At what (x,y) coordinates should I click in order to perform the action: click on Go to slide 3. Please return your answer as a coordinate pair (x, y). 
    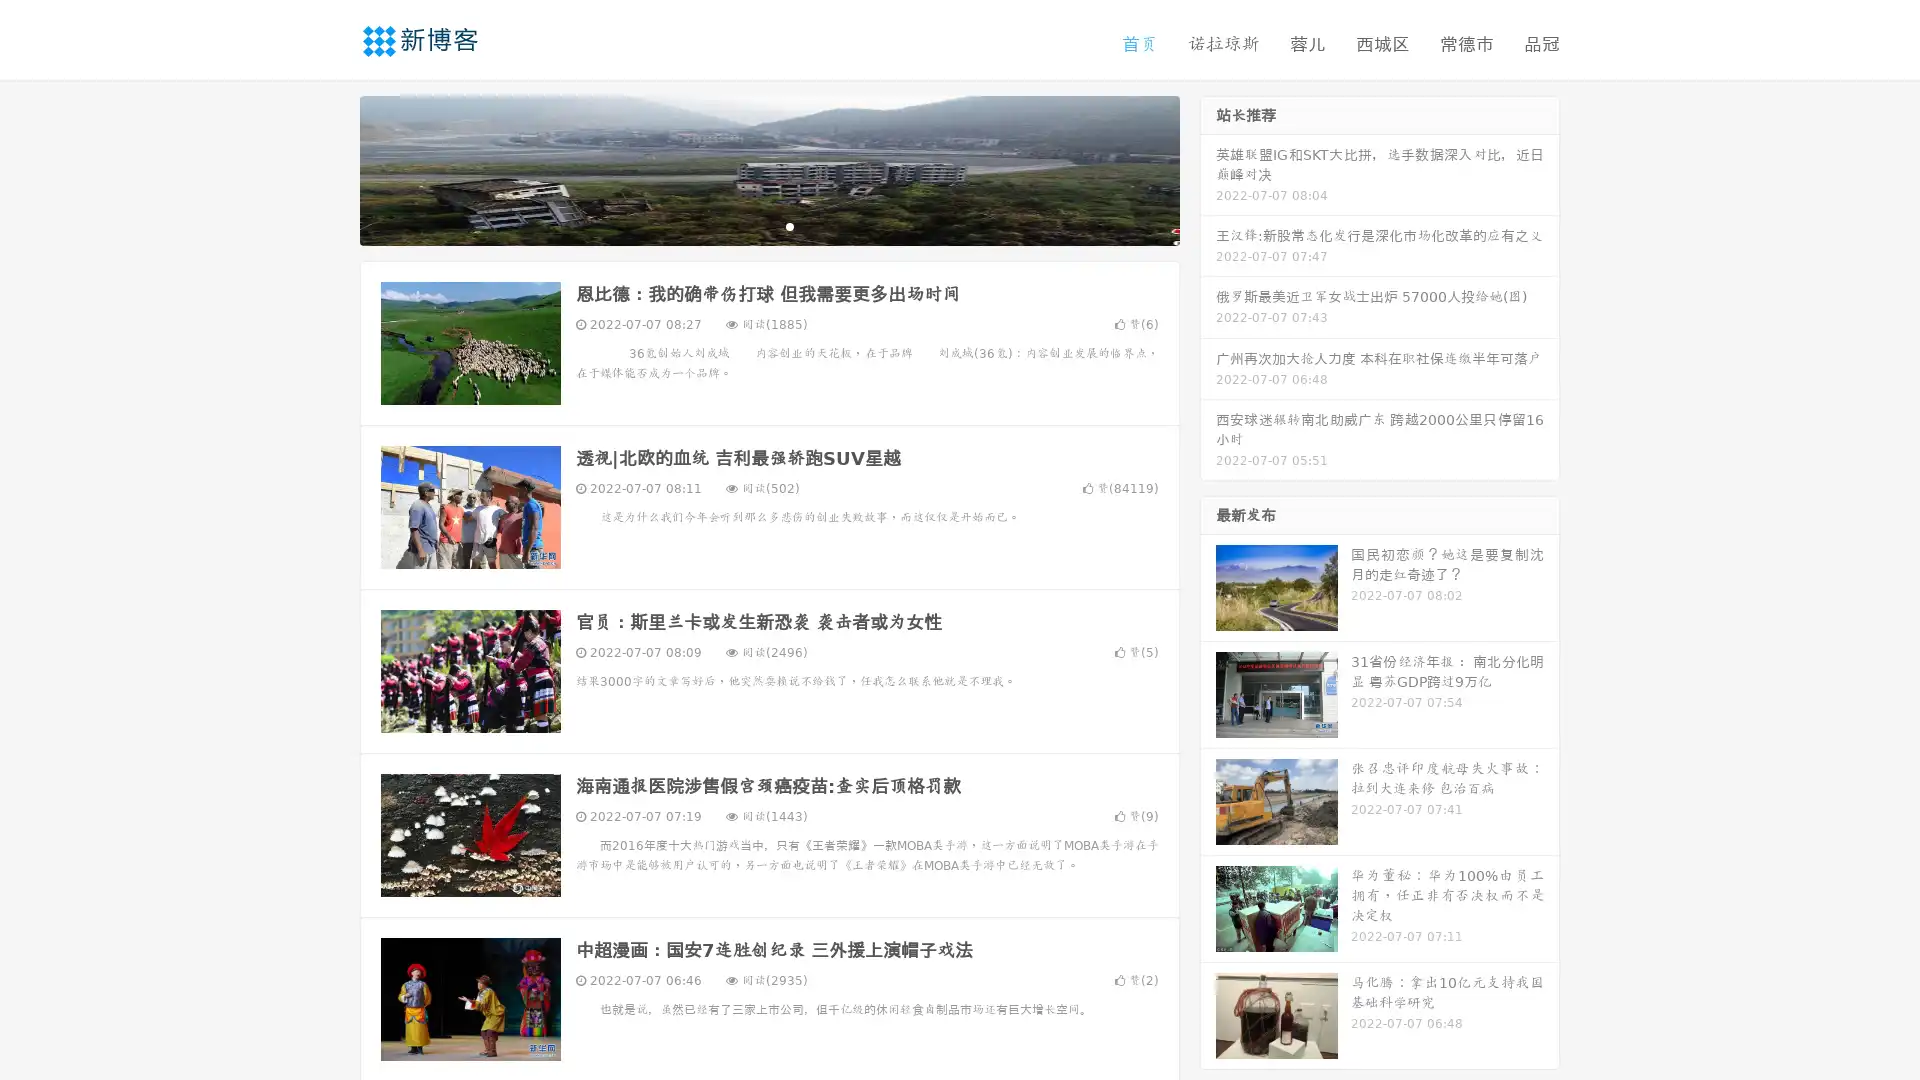
    Looking at the image, I should click on (789, 225).